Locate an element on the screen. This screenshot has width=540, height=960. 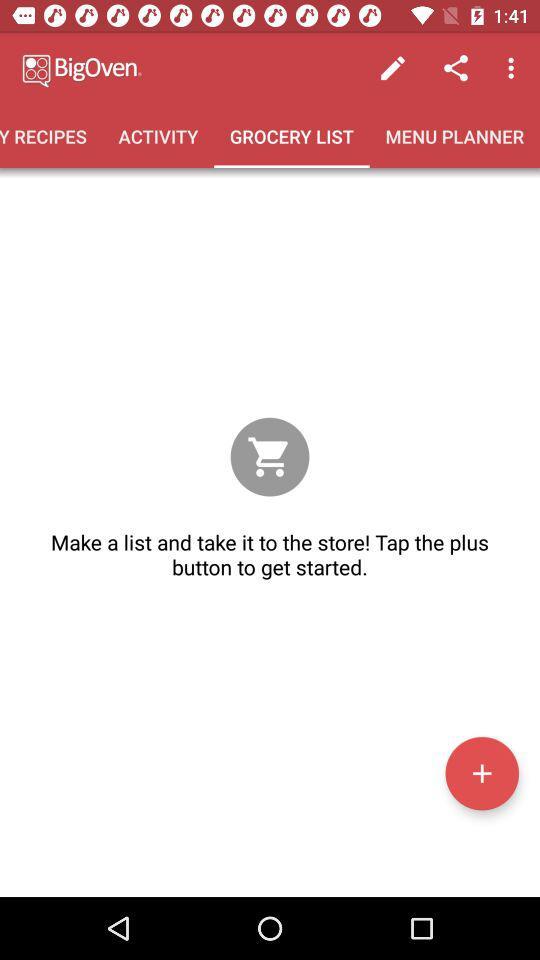
start a list is located at coordinates (481, 772).